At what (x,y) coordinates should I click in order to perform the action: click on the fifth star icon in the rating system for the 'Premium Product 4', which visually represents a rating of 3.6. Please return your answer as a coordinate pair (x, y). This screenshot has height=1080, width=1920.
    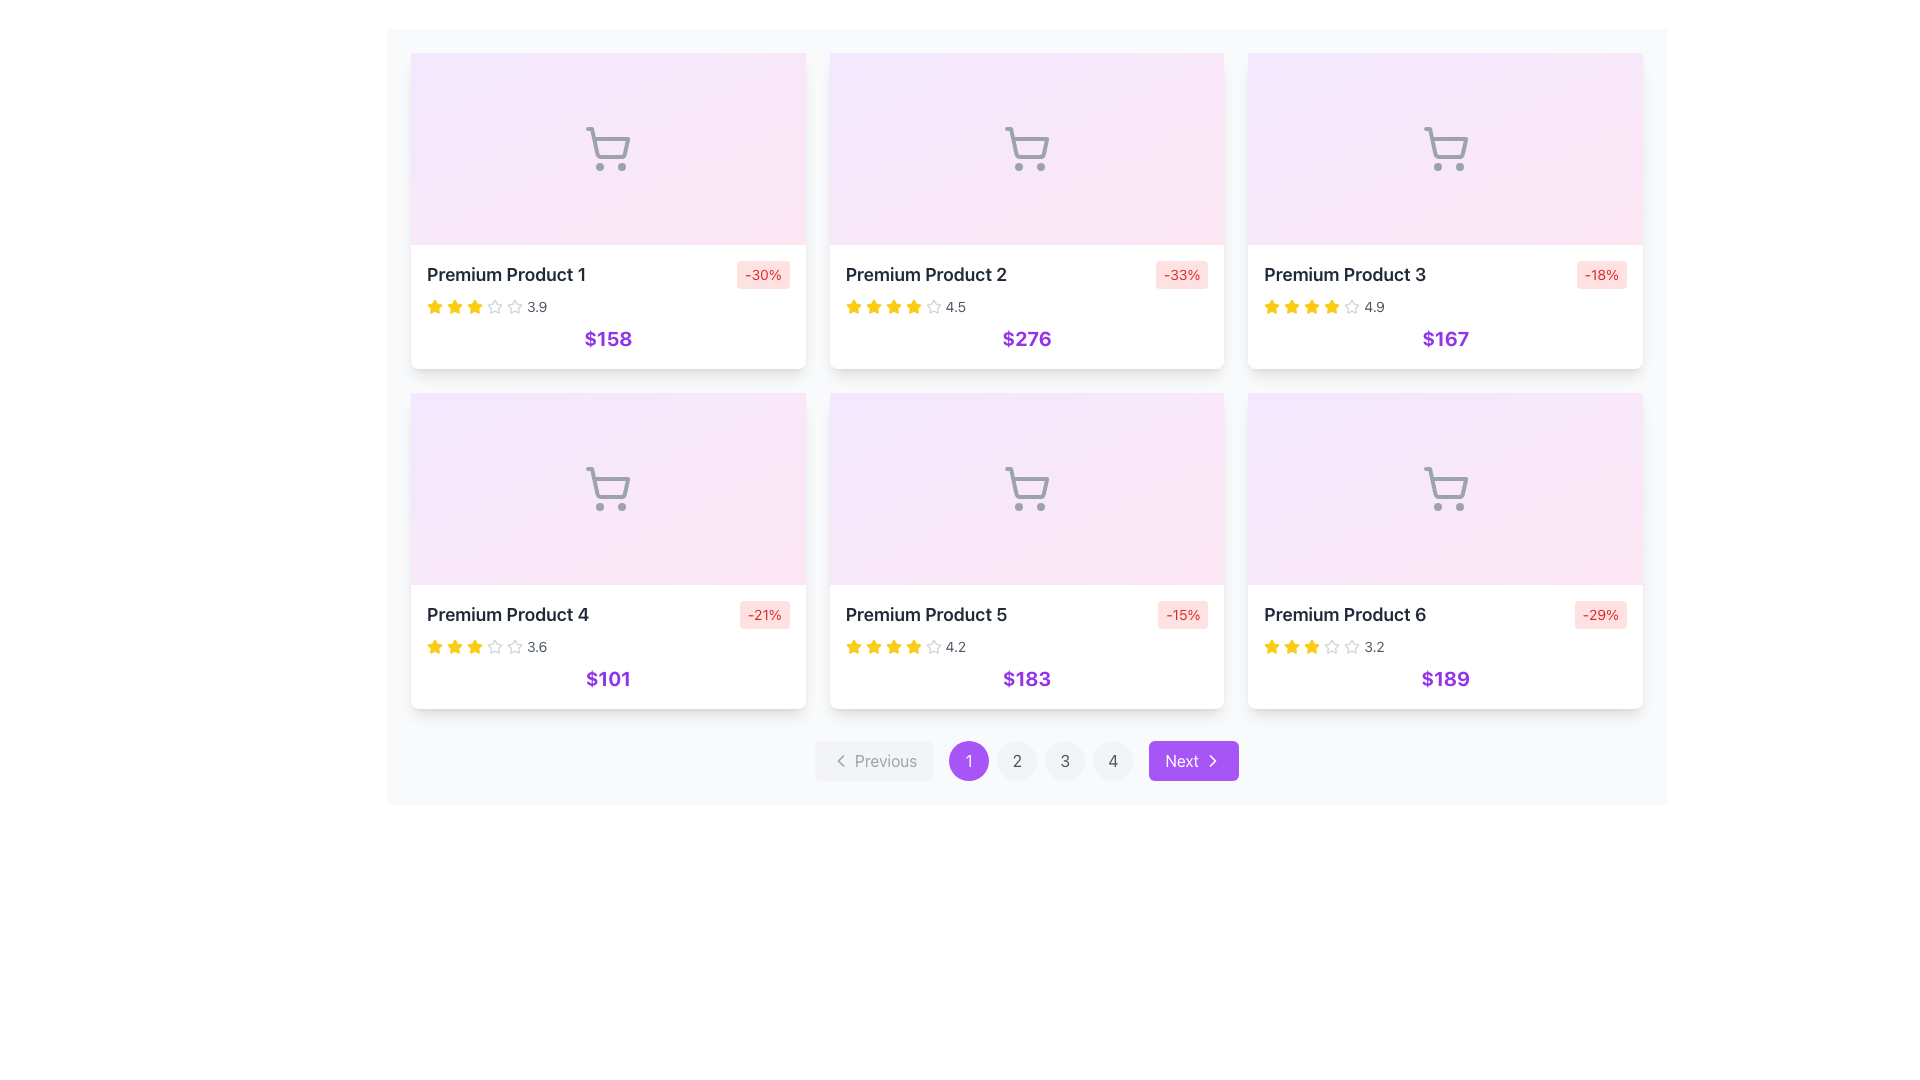
    Looking at the image, I should click on (474, 647).